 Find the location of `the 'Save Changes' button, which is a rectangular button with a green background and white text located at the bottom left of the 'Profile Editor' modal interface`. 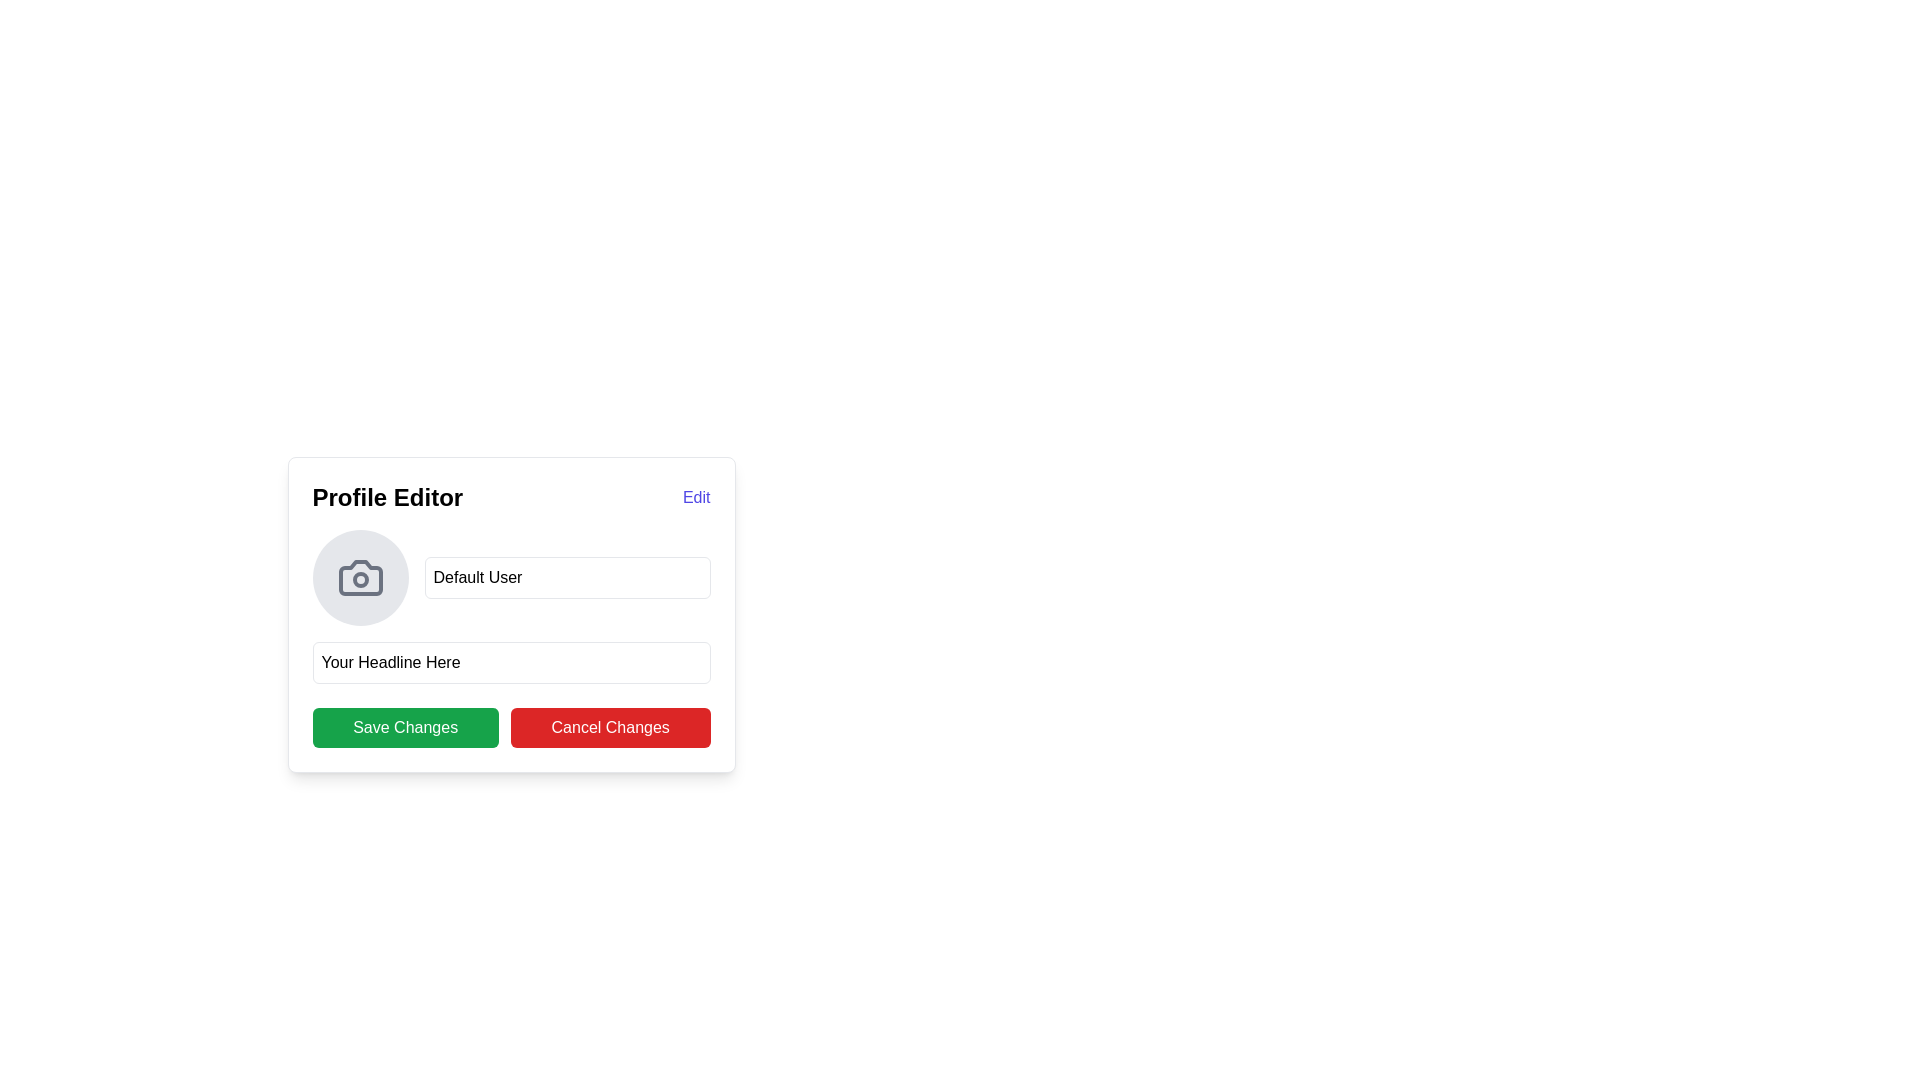

the 'Save Changes' button, which is a rectangular button with a green background and white text located at the bottom left of the 'Profile Editor' modal interface is located at coordinates (404, 728).